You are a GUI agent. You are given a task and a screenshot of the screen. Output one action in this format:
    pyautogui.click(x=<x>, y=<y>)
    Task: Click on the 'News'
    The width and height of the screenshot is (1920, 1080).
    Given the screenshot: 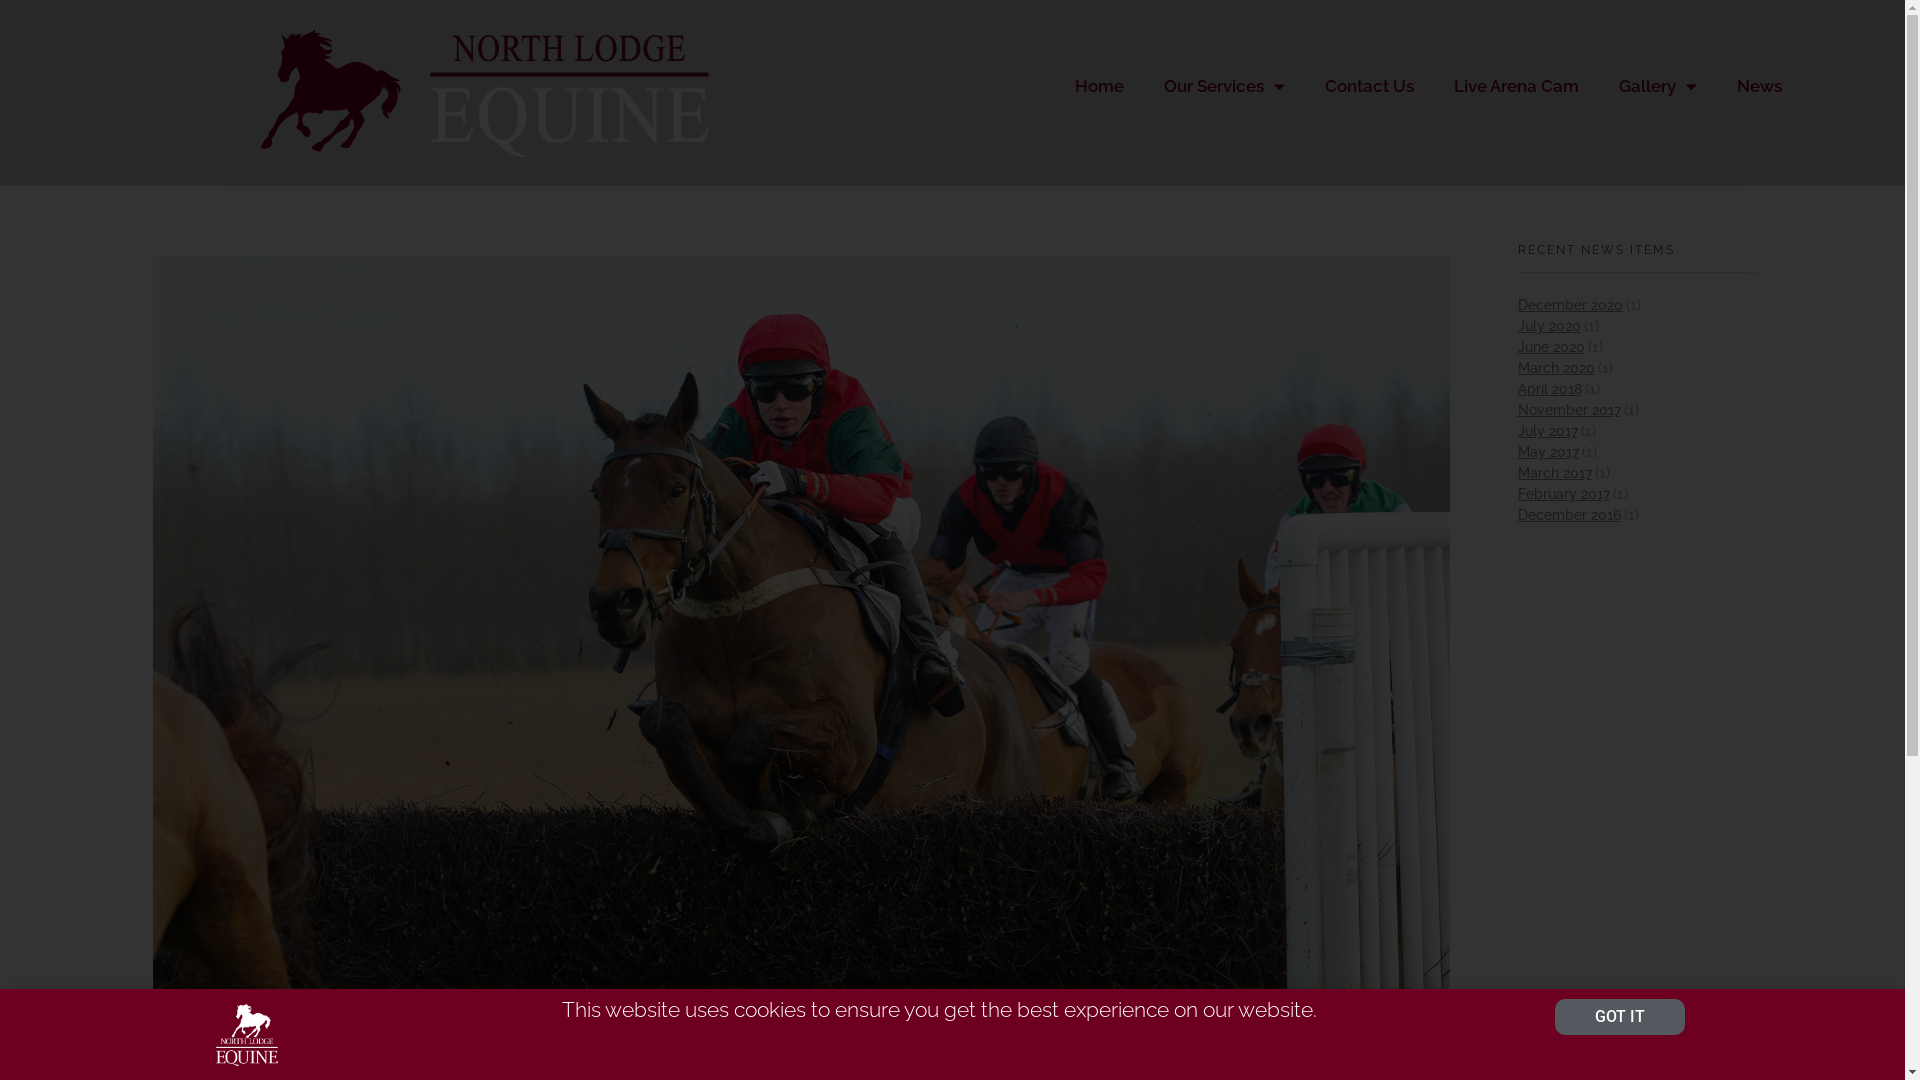 What is the action you would take?
    pyautogui.click(x=1716, y=84)
    